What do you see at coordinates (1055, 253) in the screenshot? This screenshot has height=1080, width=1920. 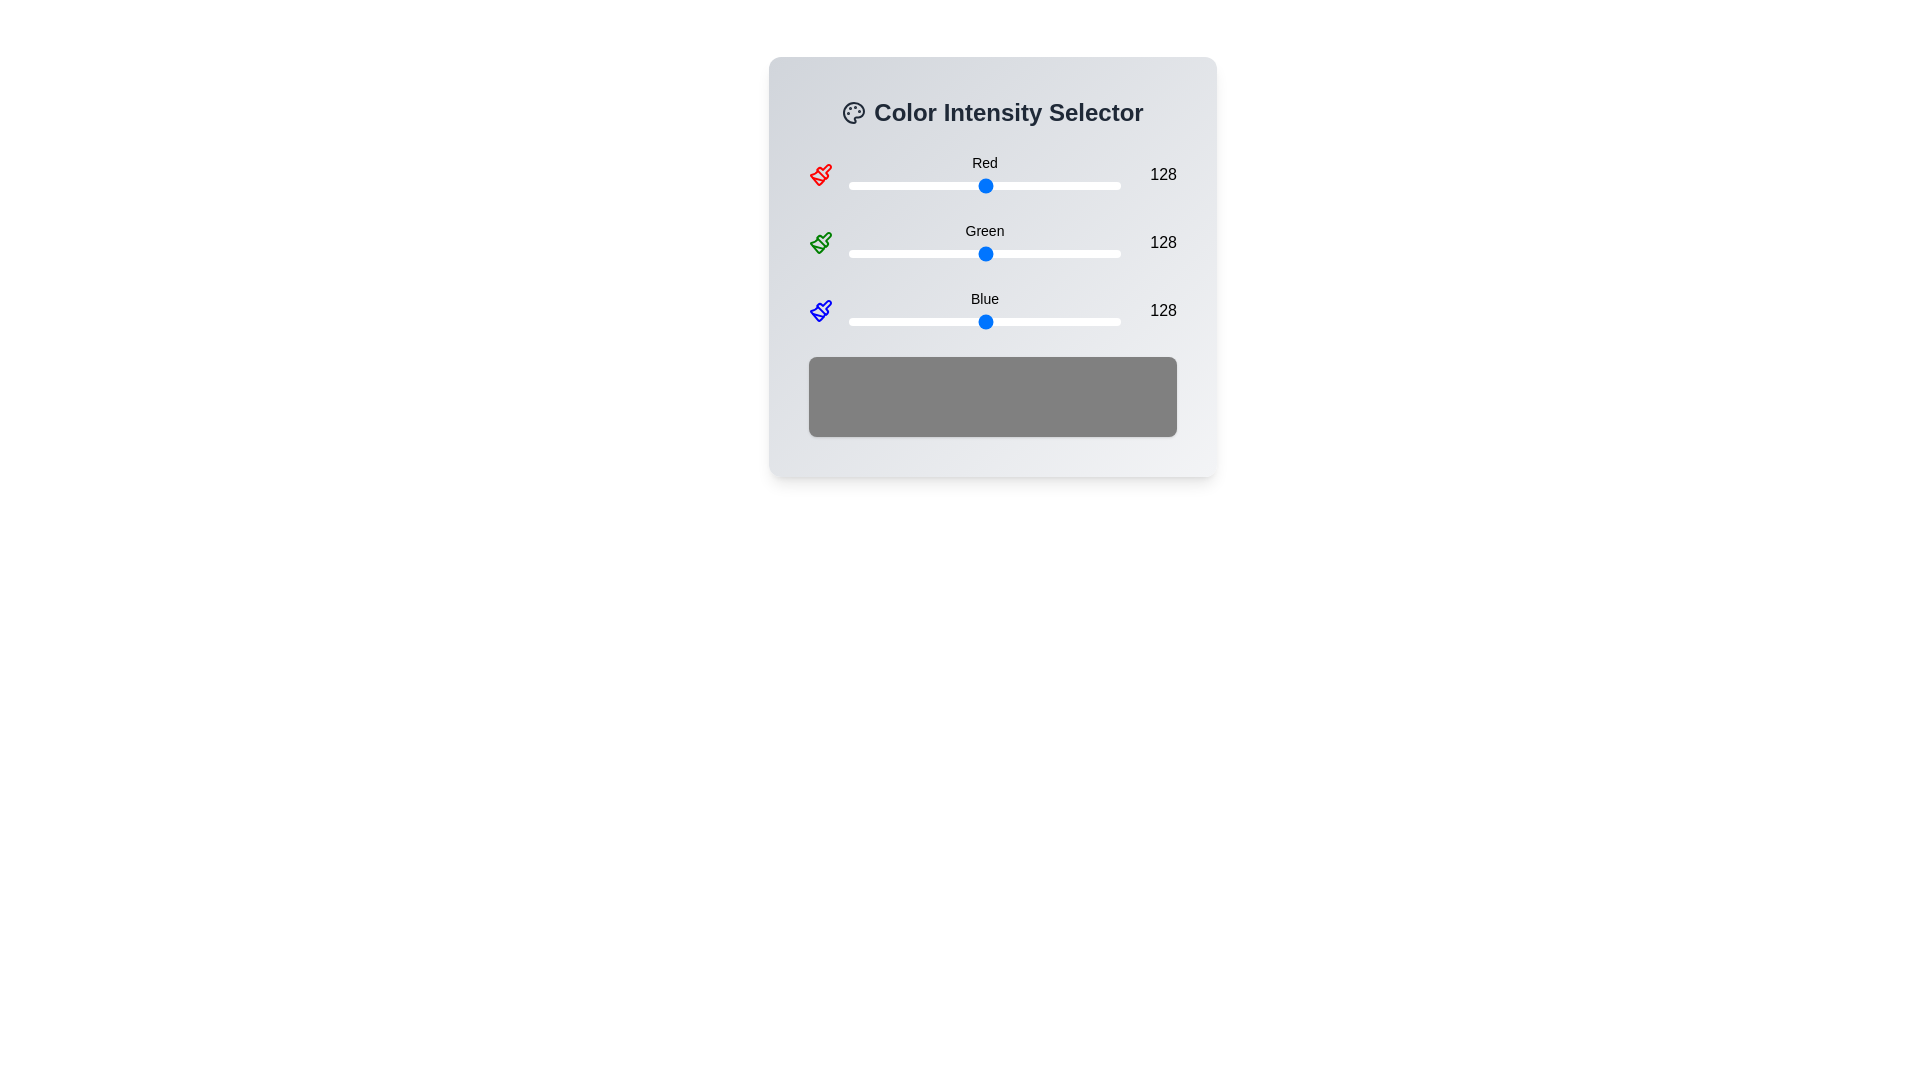 I see `the green intensity` at bounding box center [1055, 253].